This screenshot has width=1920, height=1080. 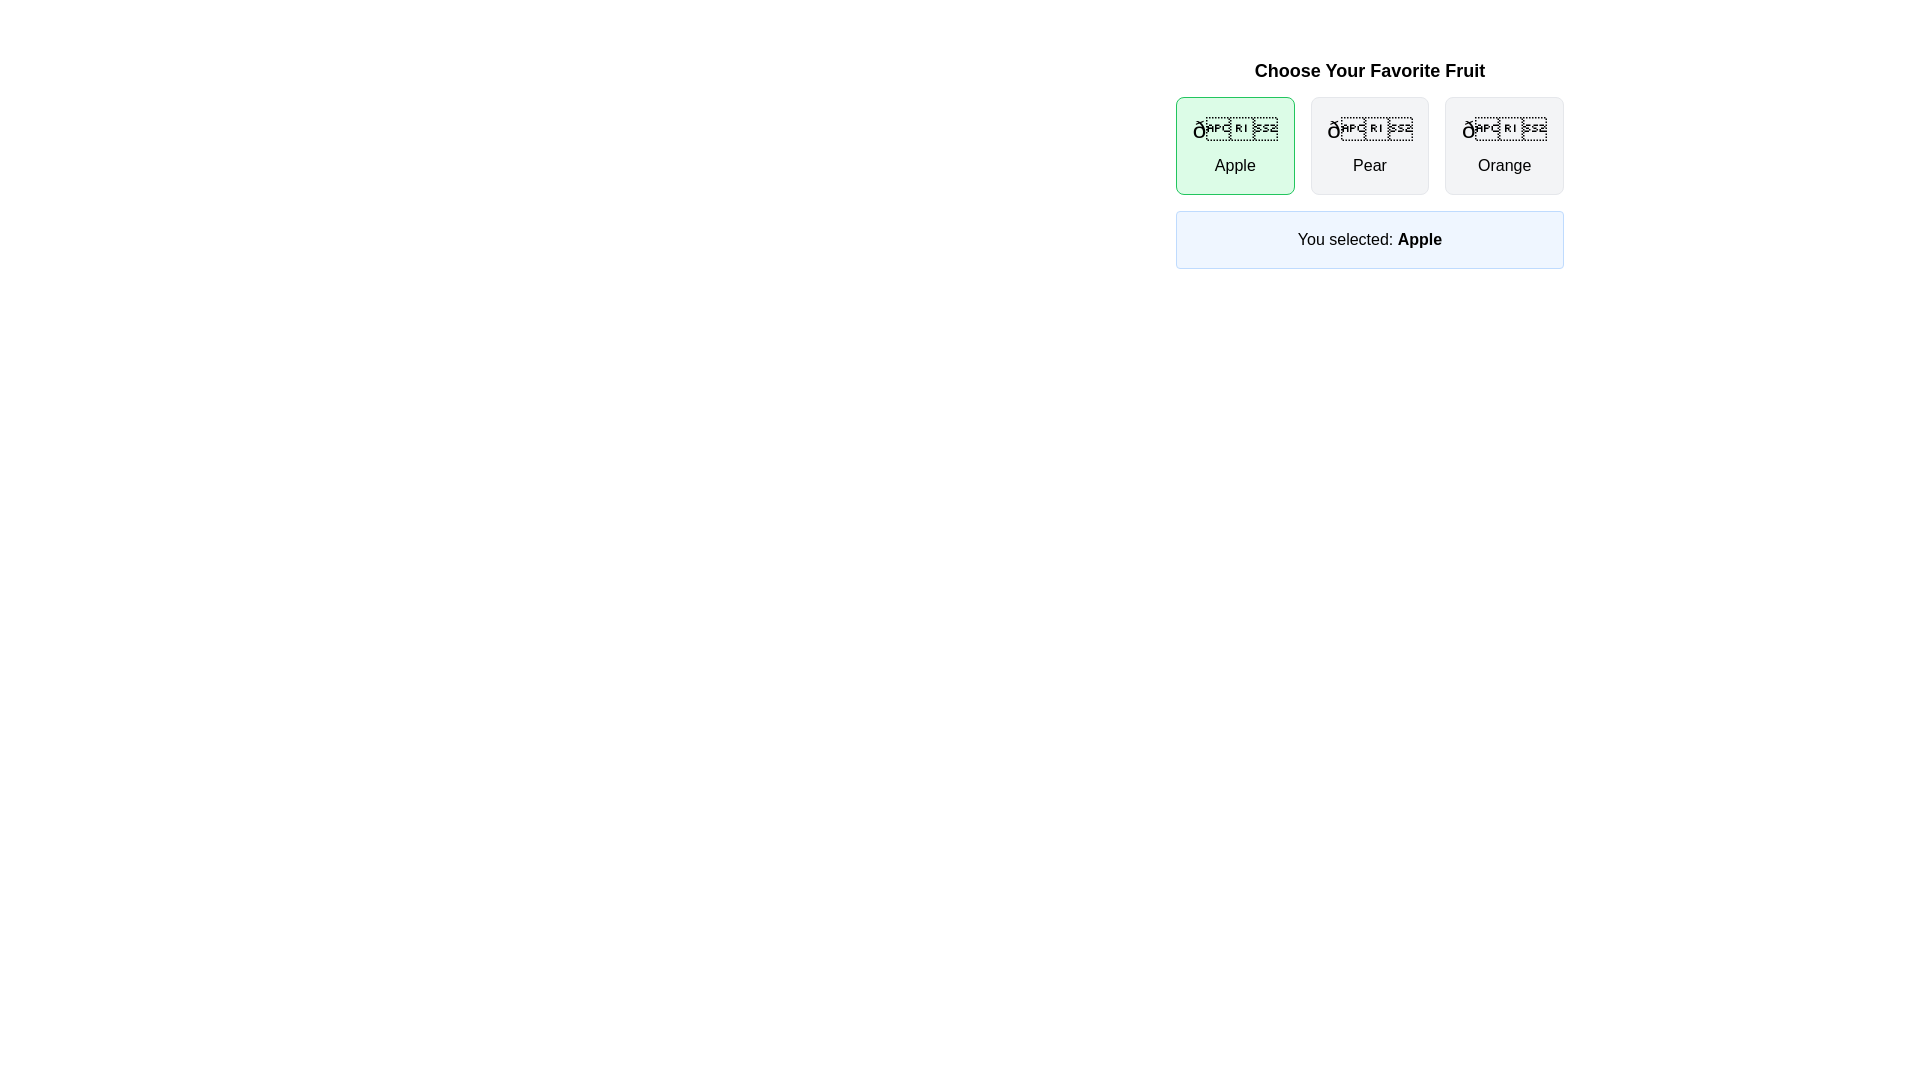 What do you see at coordinates (1368, 69) in the screenshot?
I see `the text label that serves as a title or heading, providing a prompt to the user about selecting a fruit` at bounding box center [1368, 69].